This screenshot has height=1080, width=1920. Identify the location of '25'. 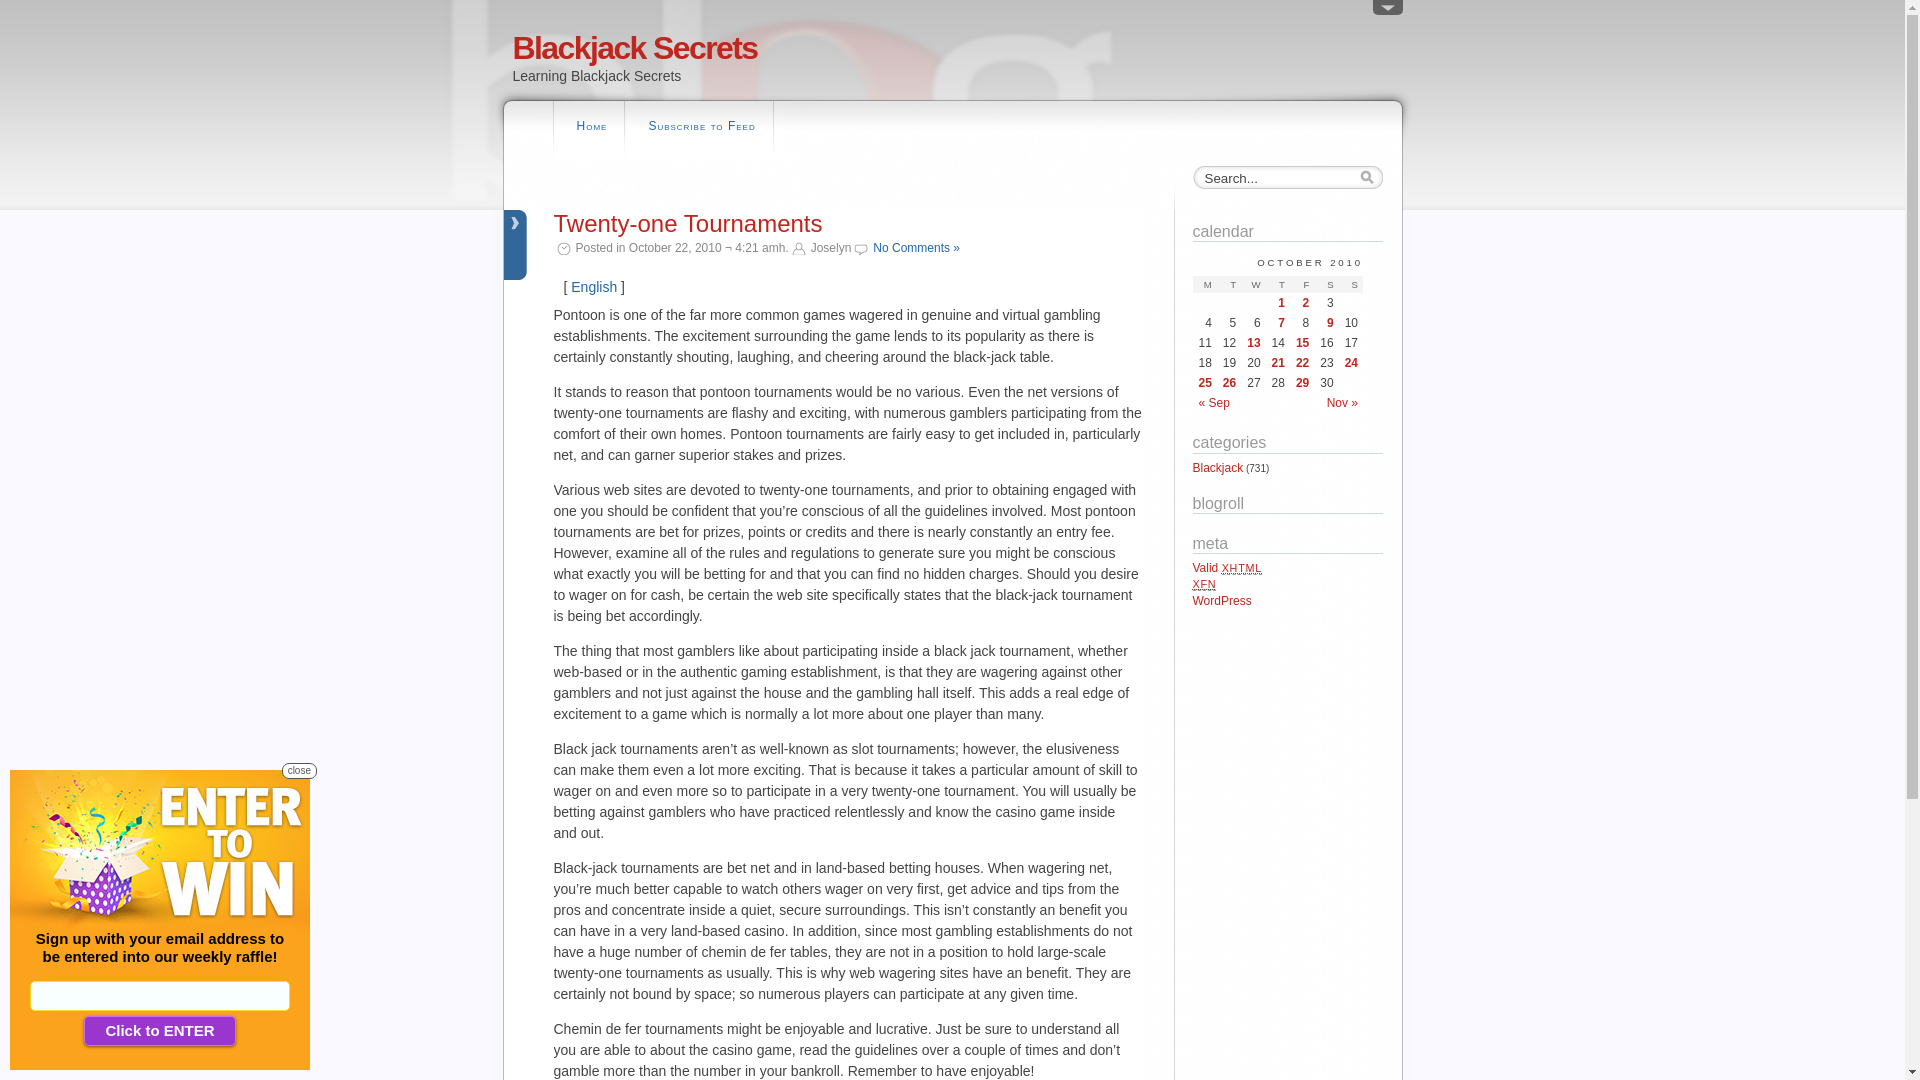
(1198, 382).